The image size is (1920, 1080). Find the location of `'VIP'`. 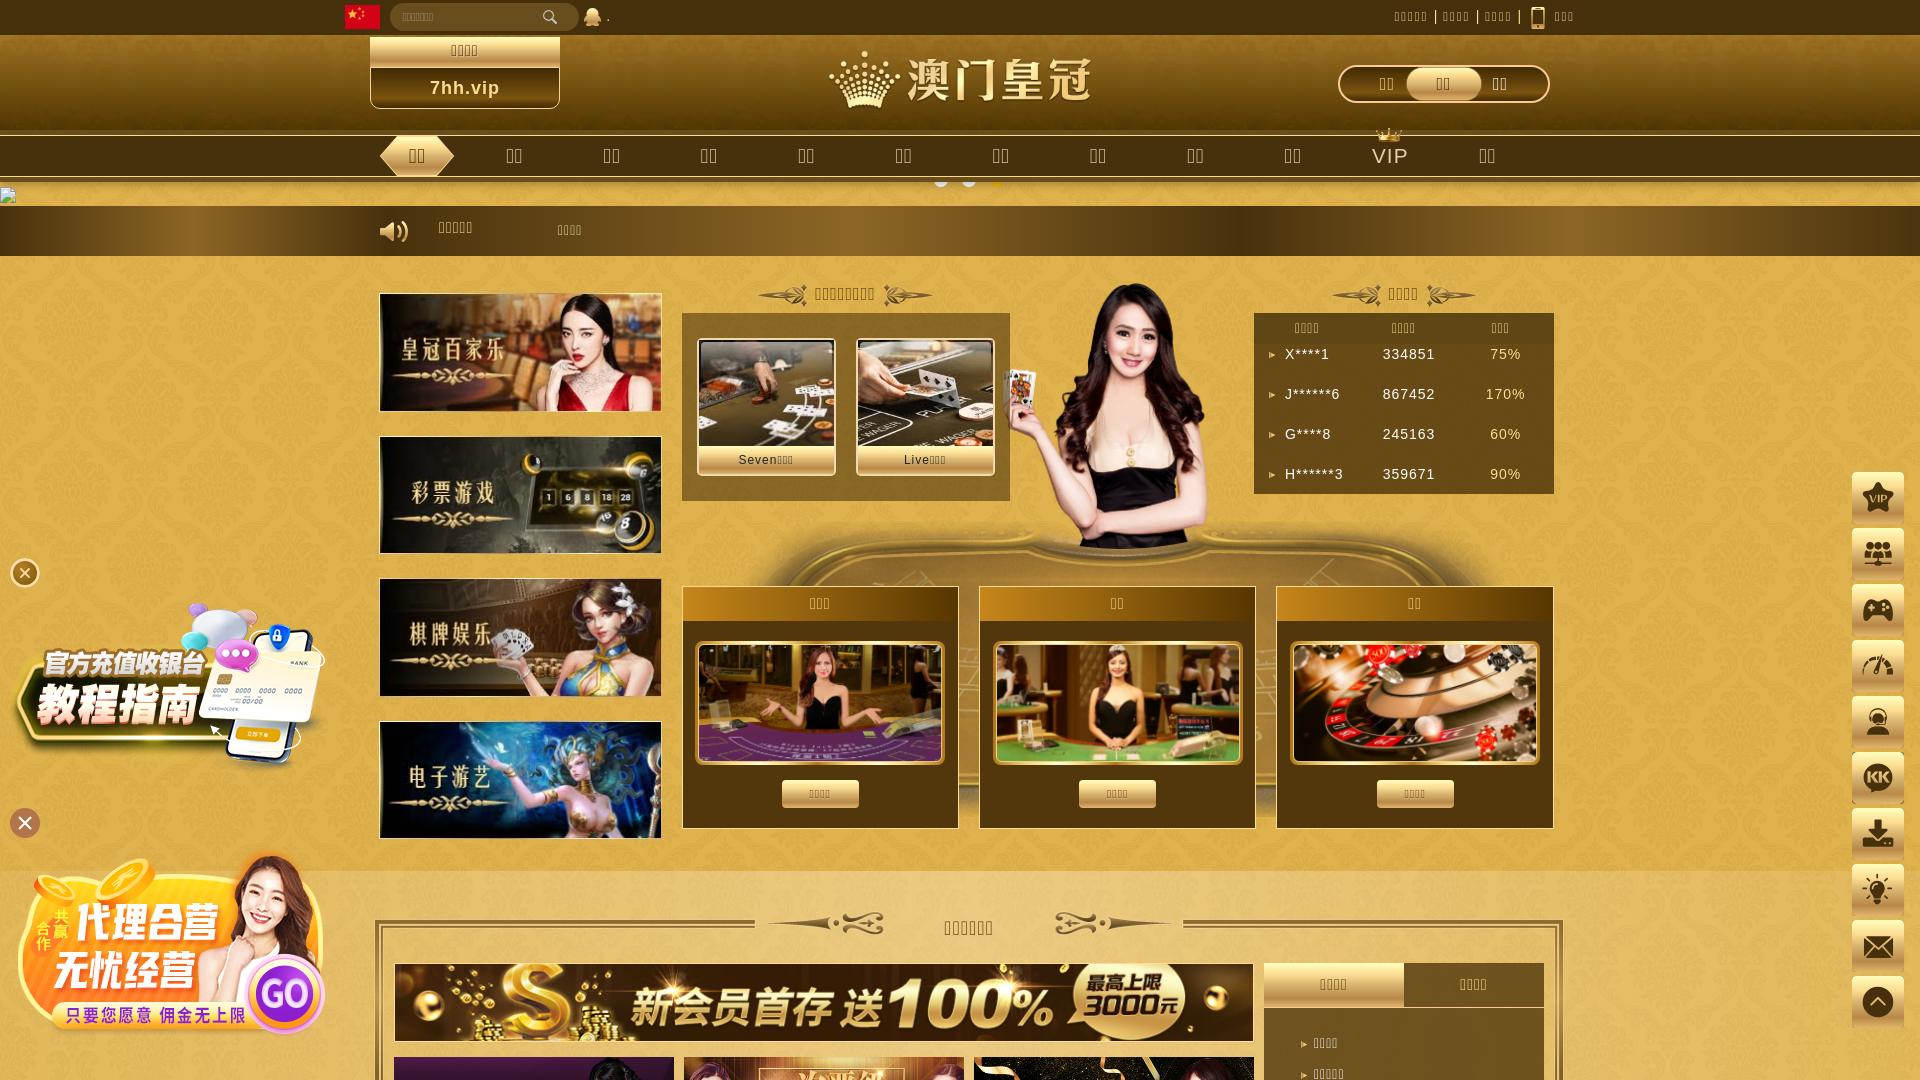

'VIP' is located at coordinates (1389, 154).